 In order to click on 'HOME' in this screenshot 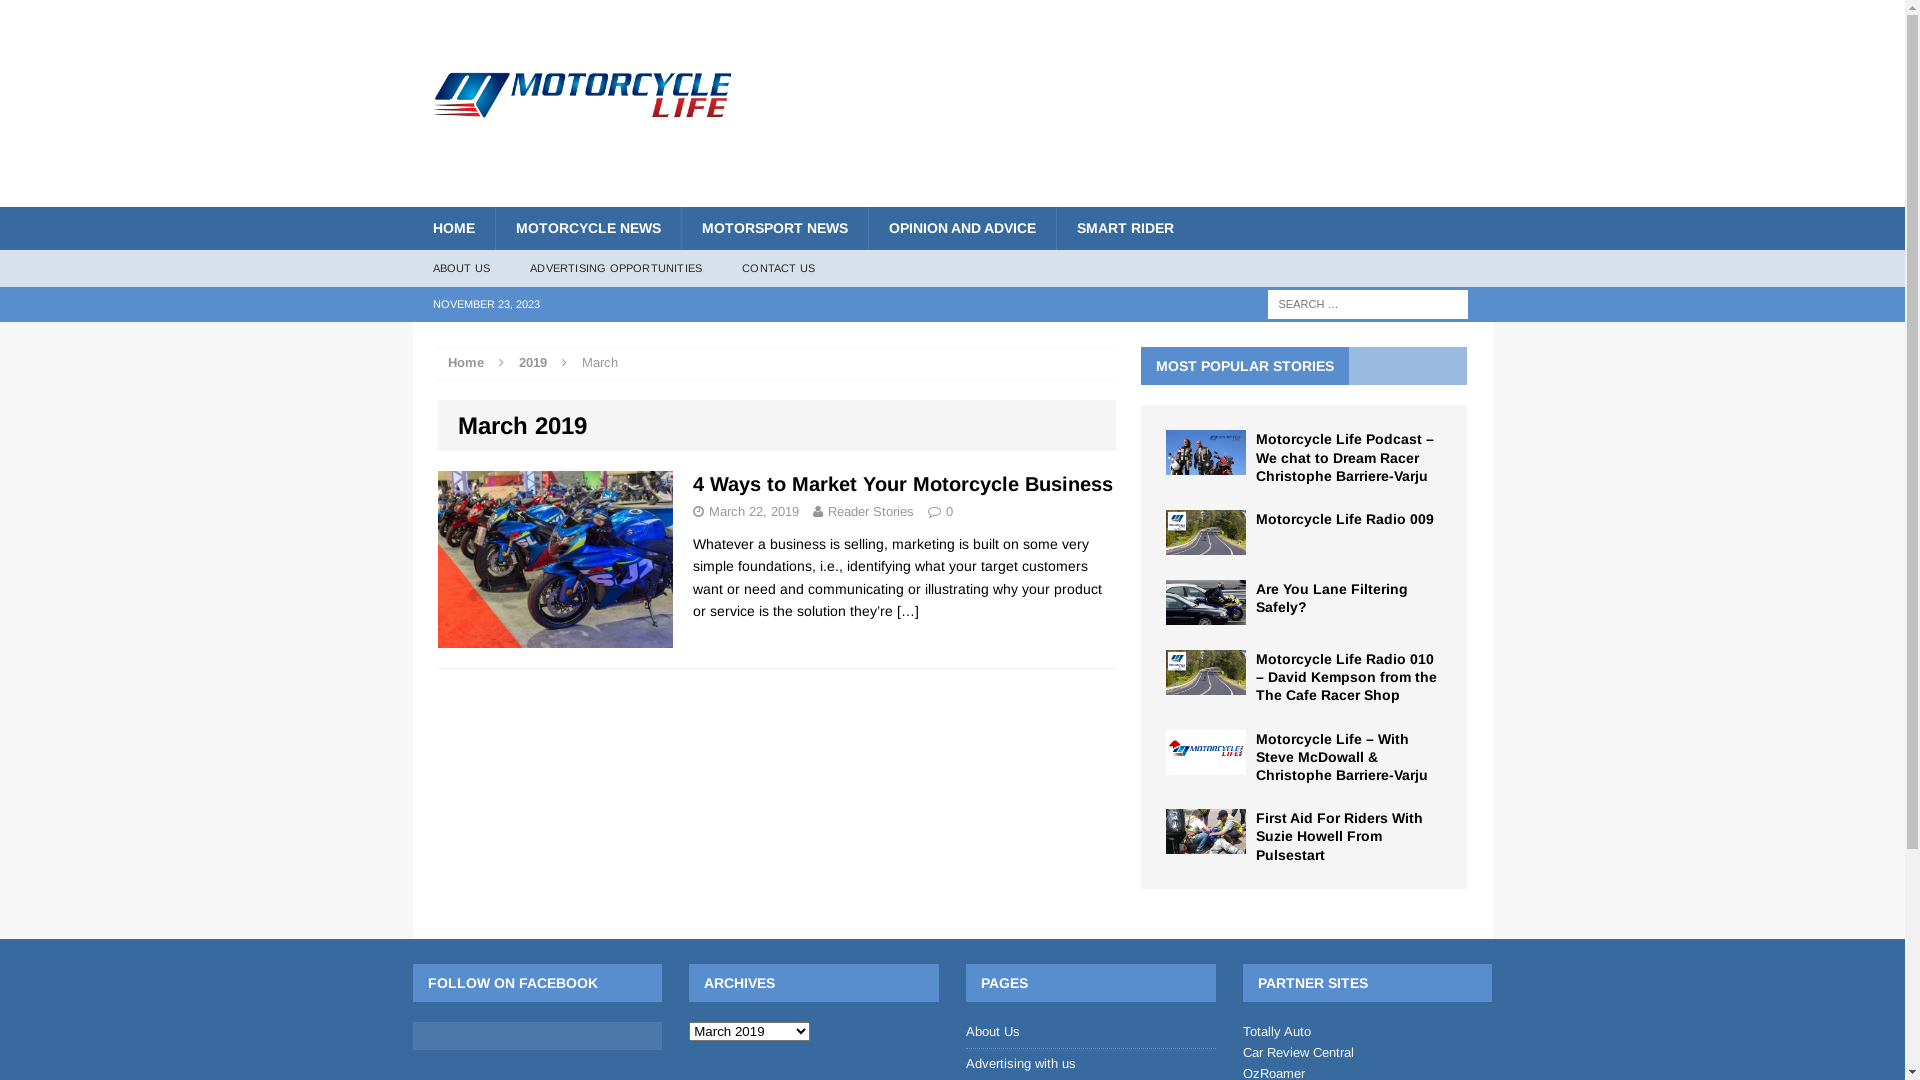, I will do `click(411, 226)`.